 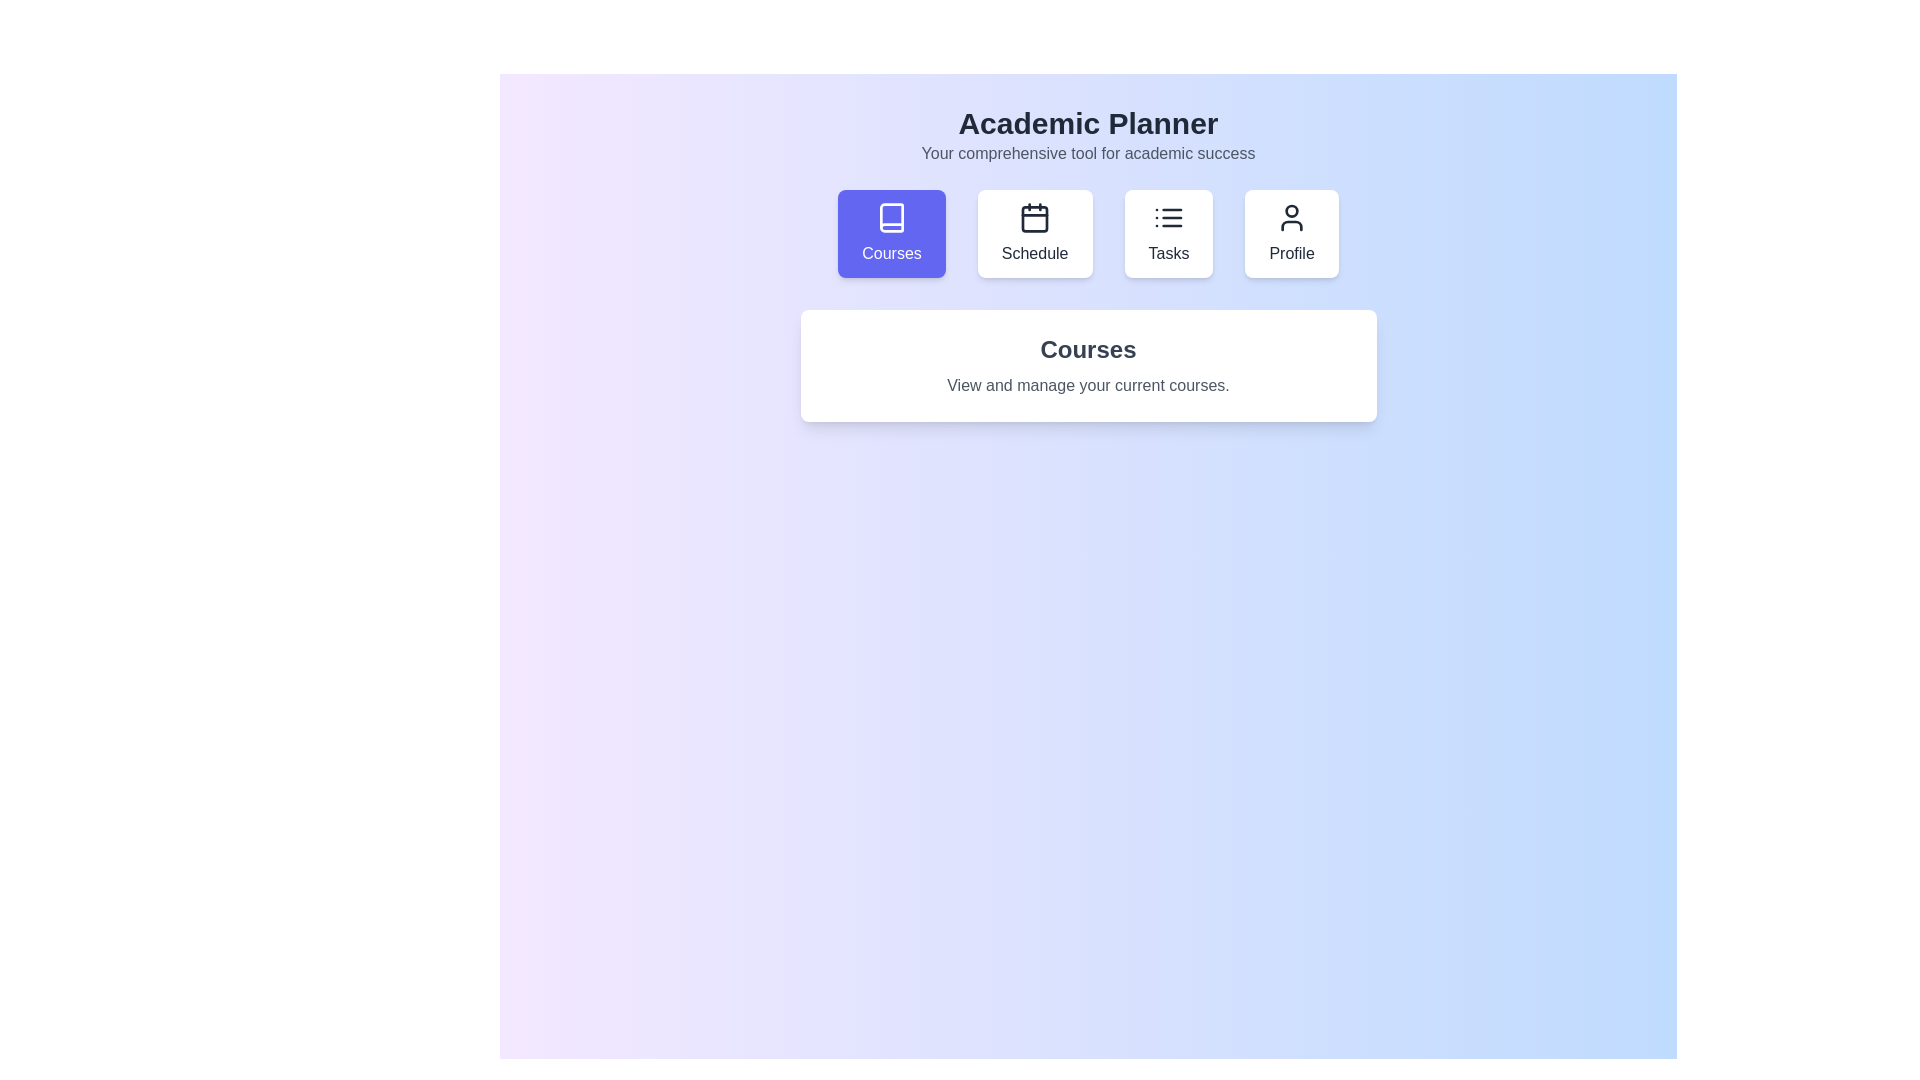 What do you see at coordinates (1291, 233) in the screenshot?
I see `the Profile tab to view its content` at bounding box center [1291, 233].